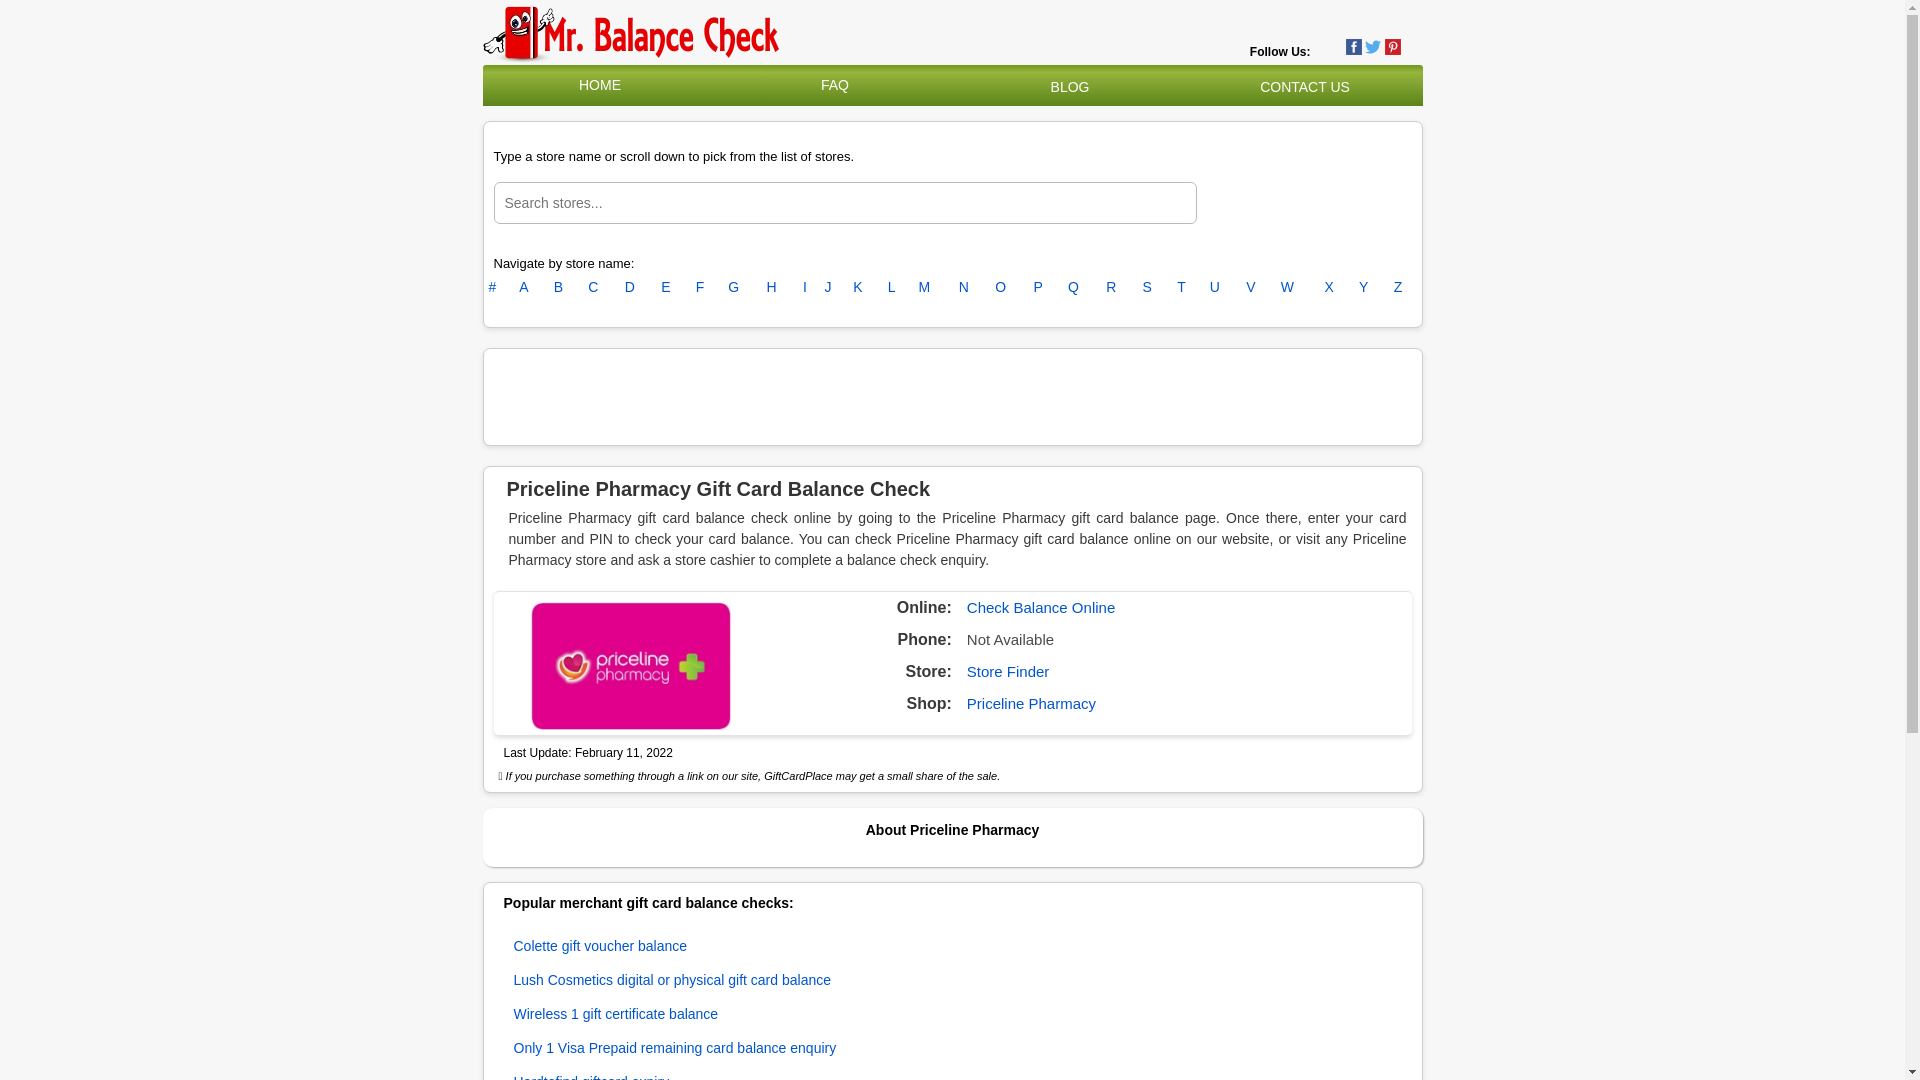 This screenshot has height=1080, width=1920. What do you see at coordinates (1031, 702) in the screenshot?
I see `'Priceline Pharmacy'` at bounding box center [1031, 702].